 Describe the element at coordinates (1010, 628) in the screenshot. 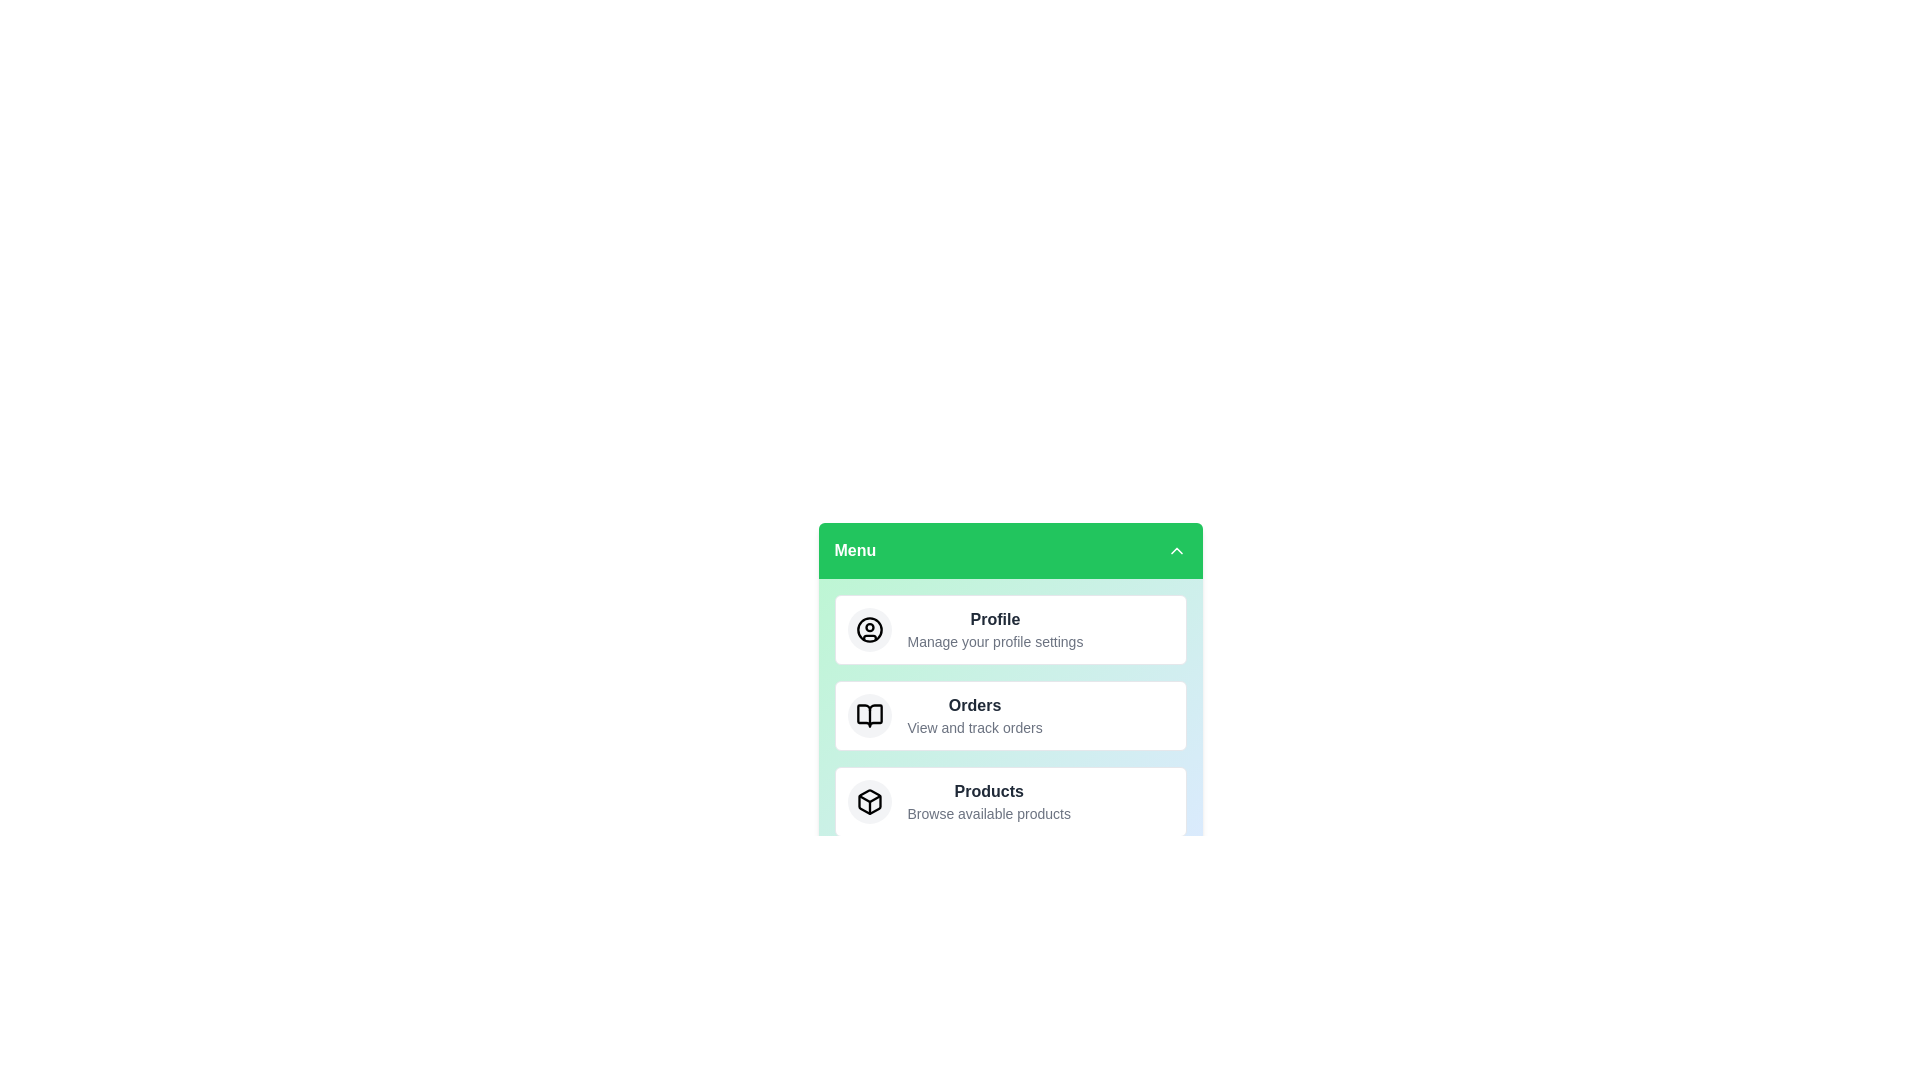

I see `the menu item labeled Profile to select it` at that location.